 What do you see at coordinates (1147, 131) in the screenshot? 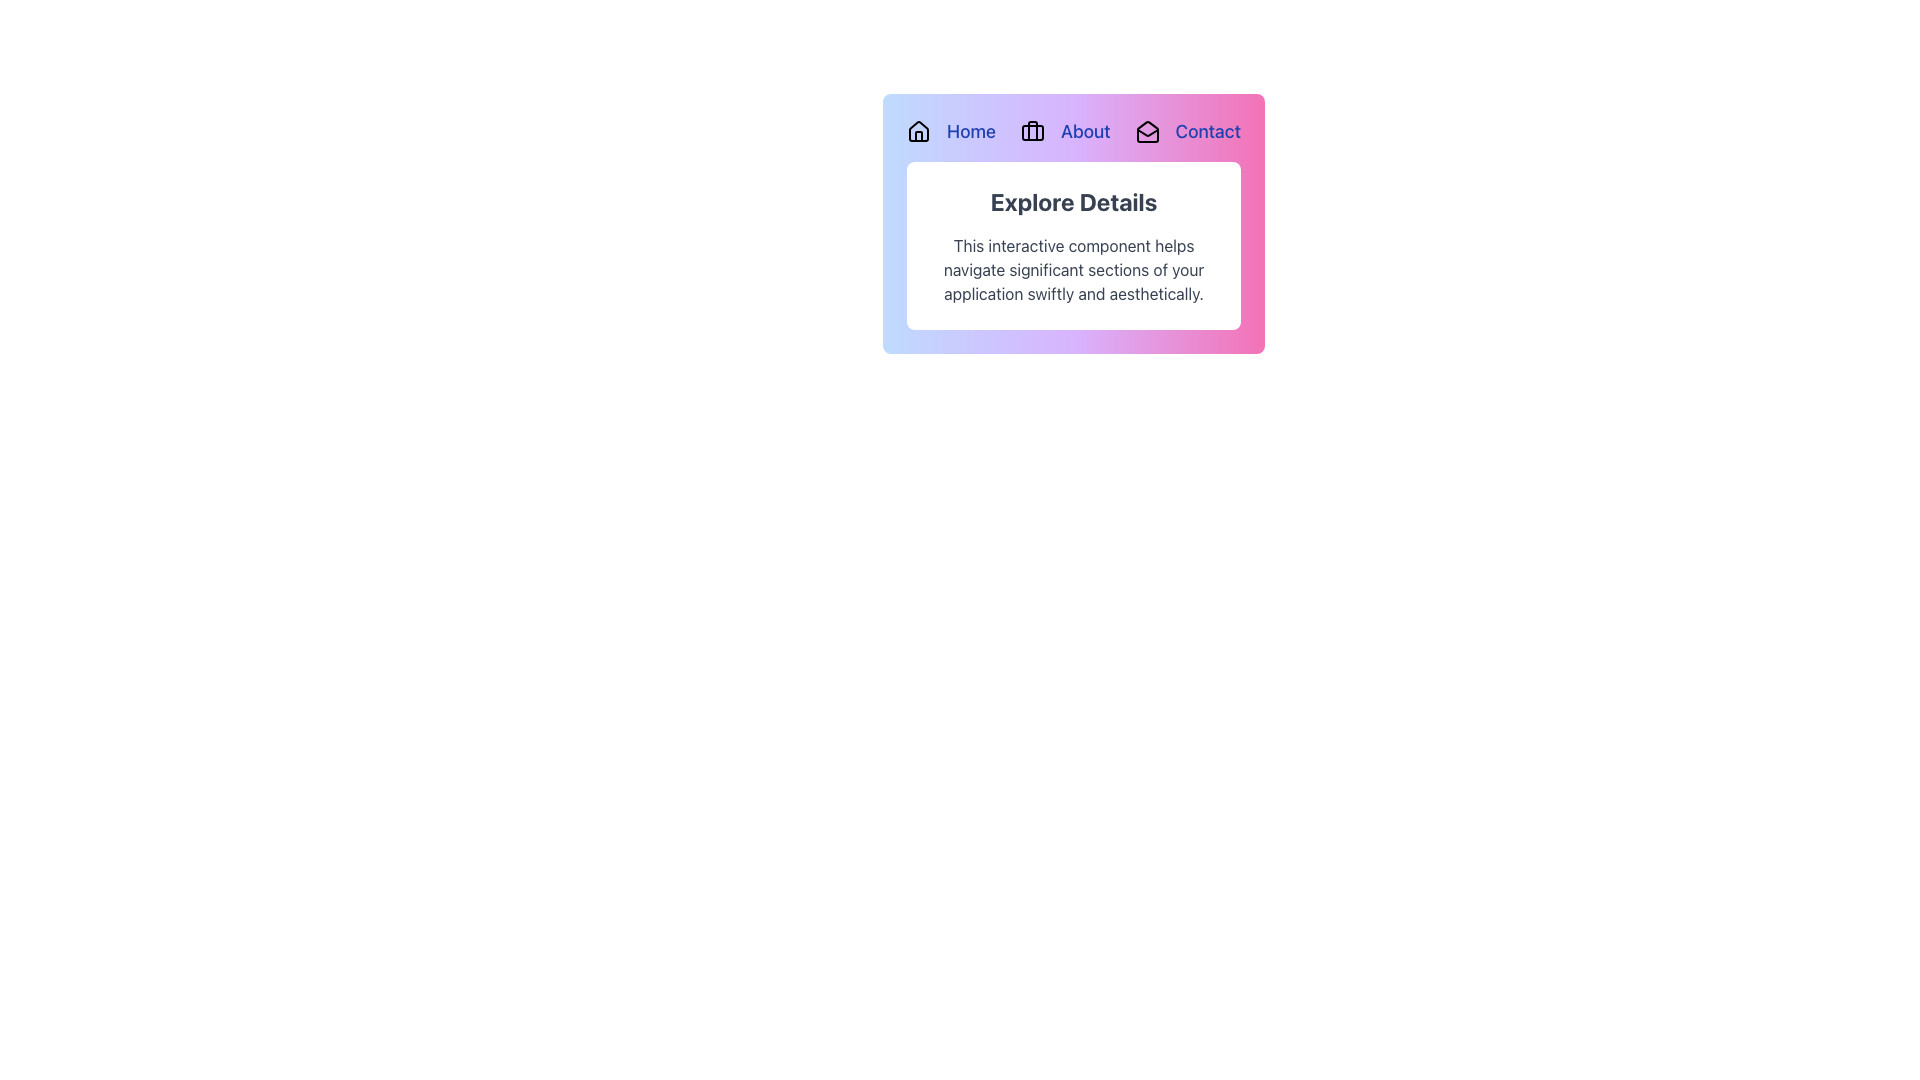
I see `the contact icon located to the left of the 'Contact' text label, which serves as a visual indicator for contact-related actions` at bounding box center [1147, 131].